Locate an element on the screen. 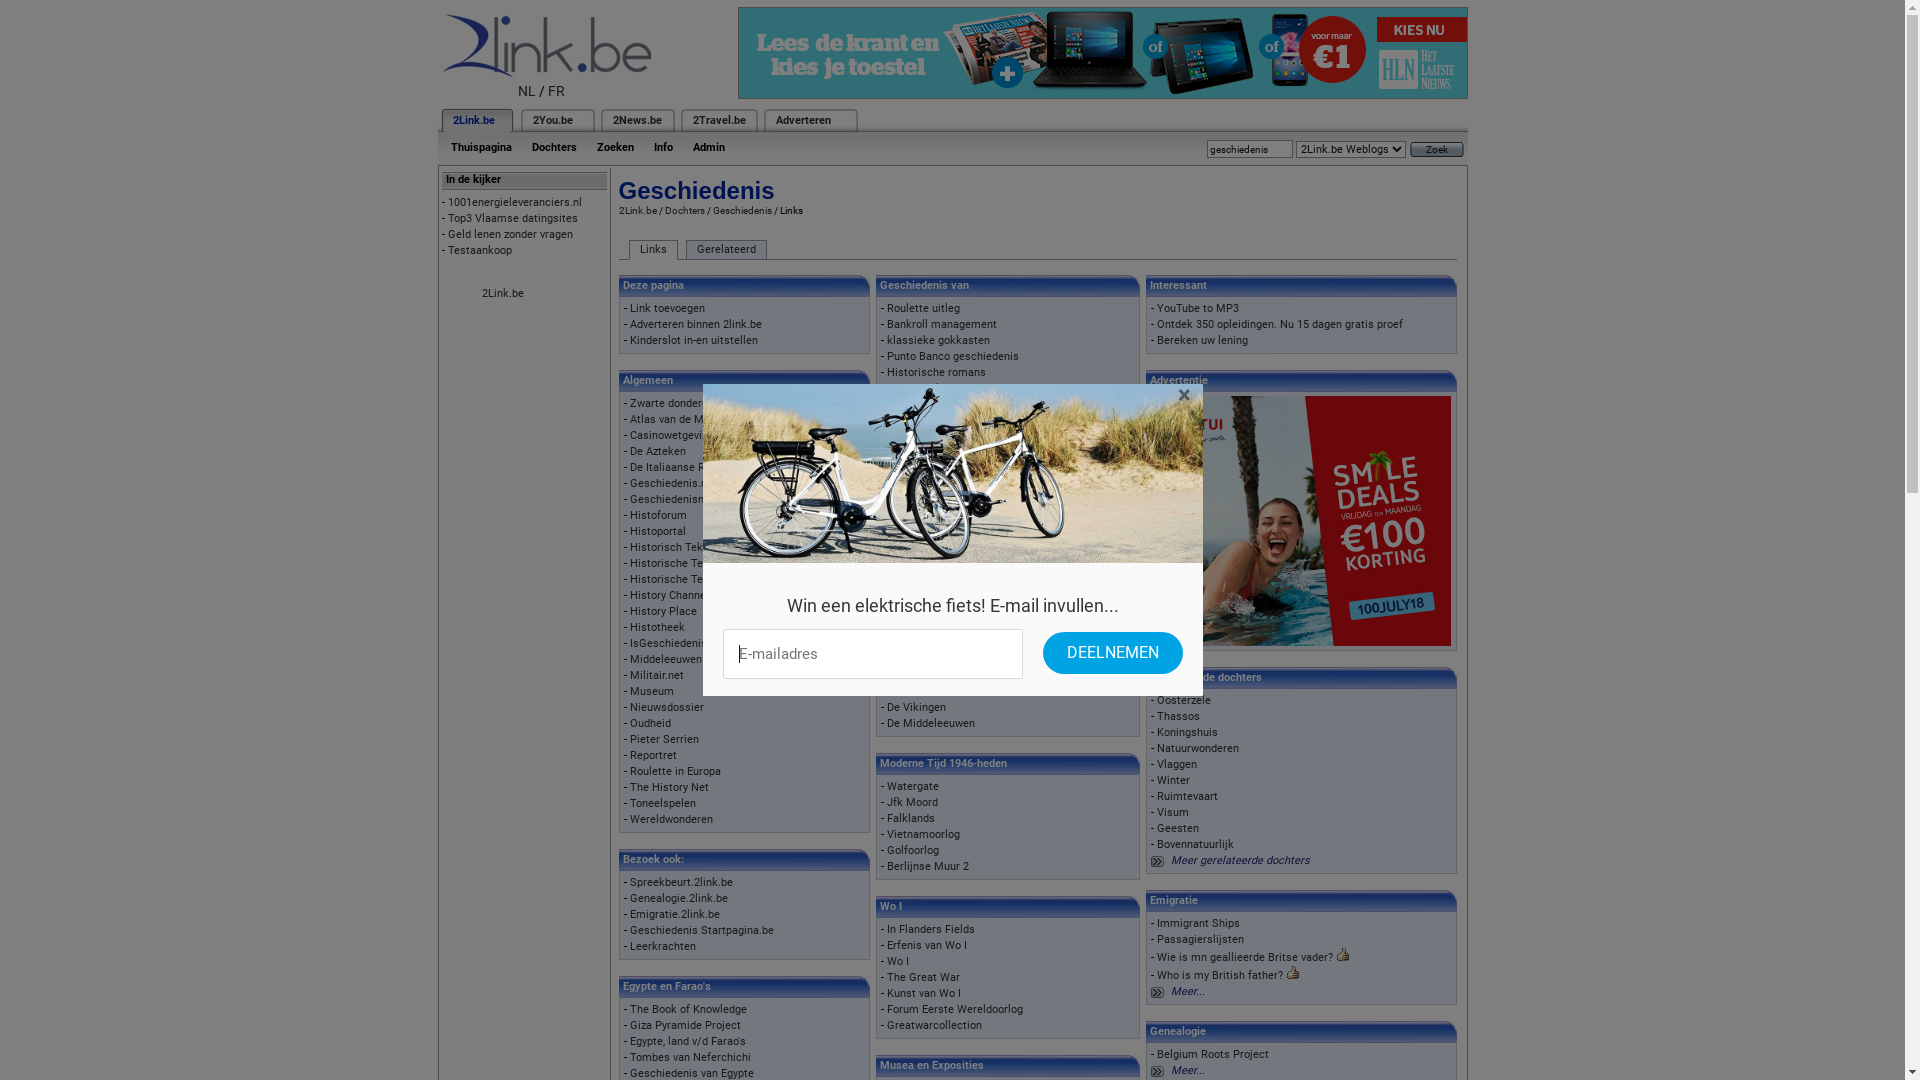 The image size is (1920, 1080). 'Natuurwonderen' is located at coordinates (1198, 748).